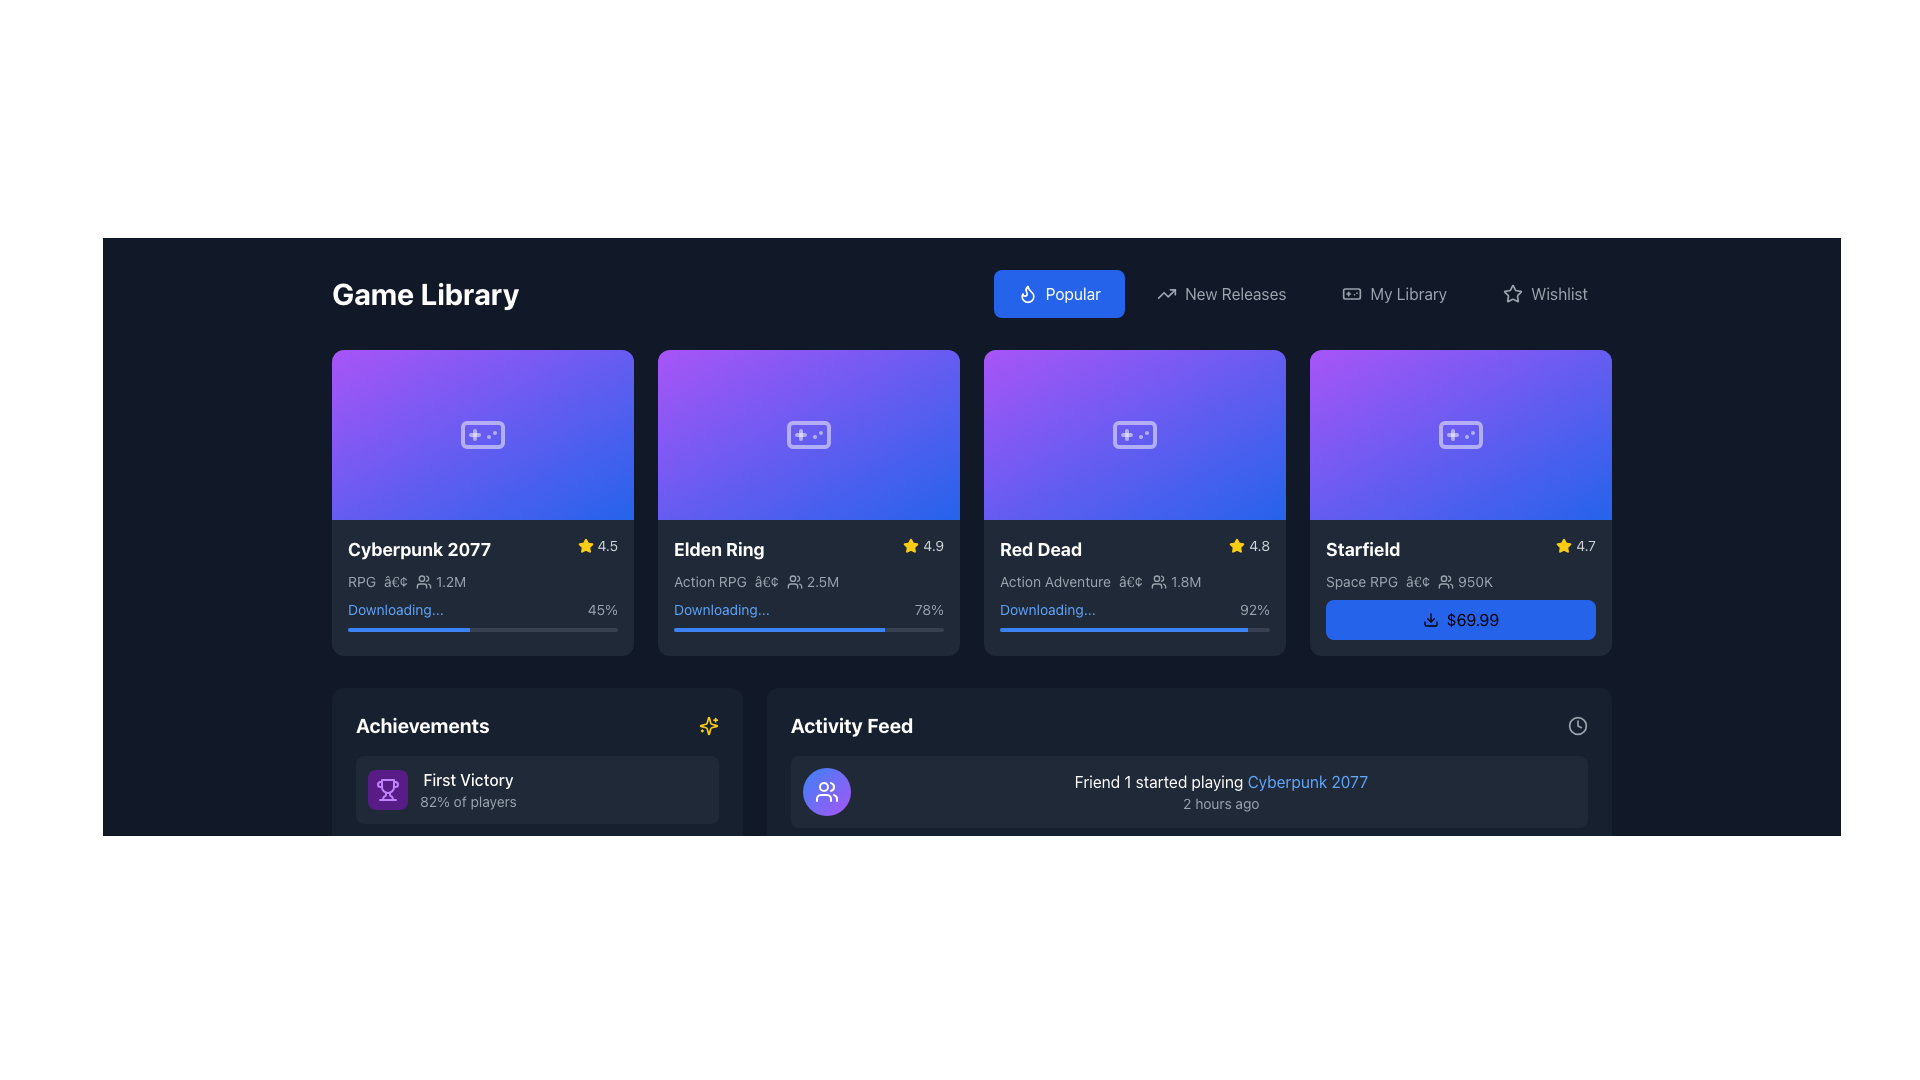 Image resolution: width=1920 pixels, height=1080 pixels. Describe the element at coordinates (1220, 293) in the screenshot. I see `the second button in the horizontal menu bar` at that location.